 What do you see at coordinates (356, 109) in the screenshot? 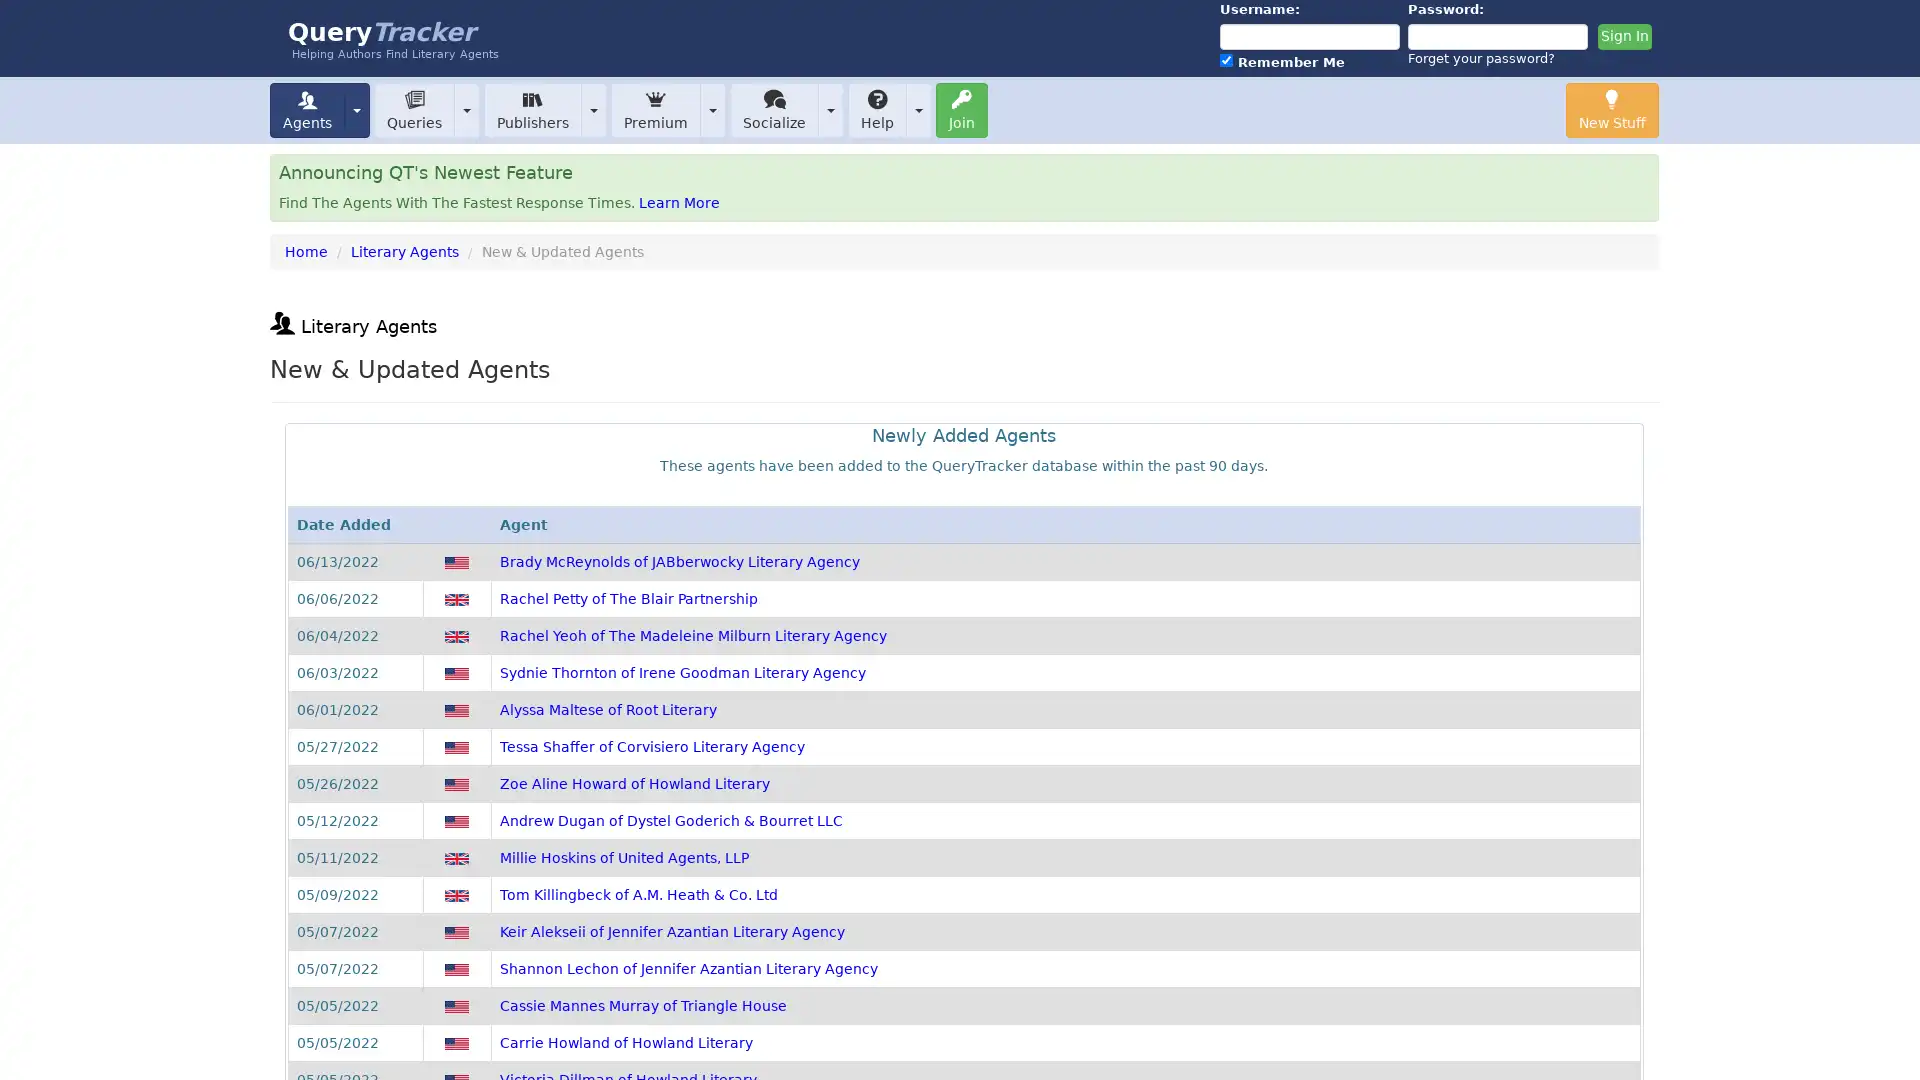
I see `Toggle Dropdown` at bounding box center [356, 109].